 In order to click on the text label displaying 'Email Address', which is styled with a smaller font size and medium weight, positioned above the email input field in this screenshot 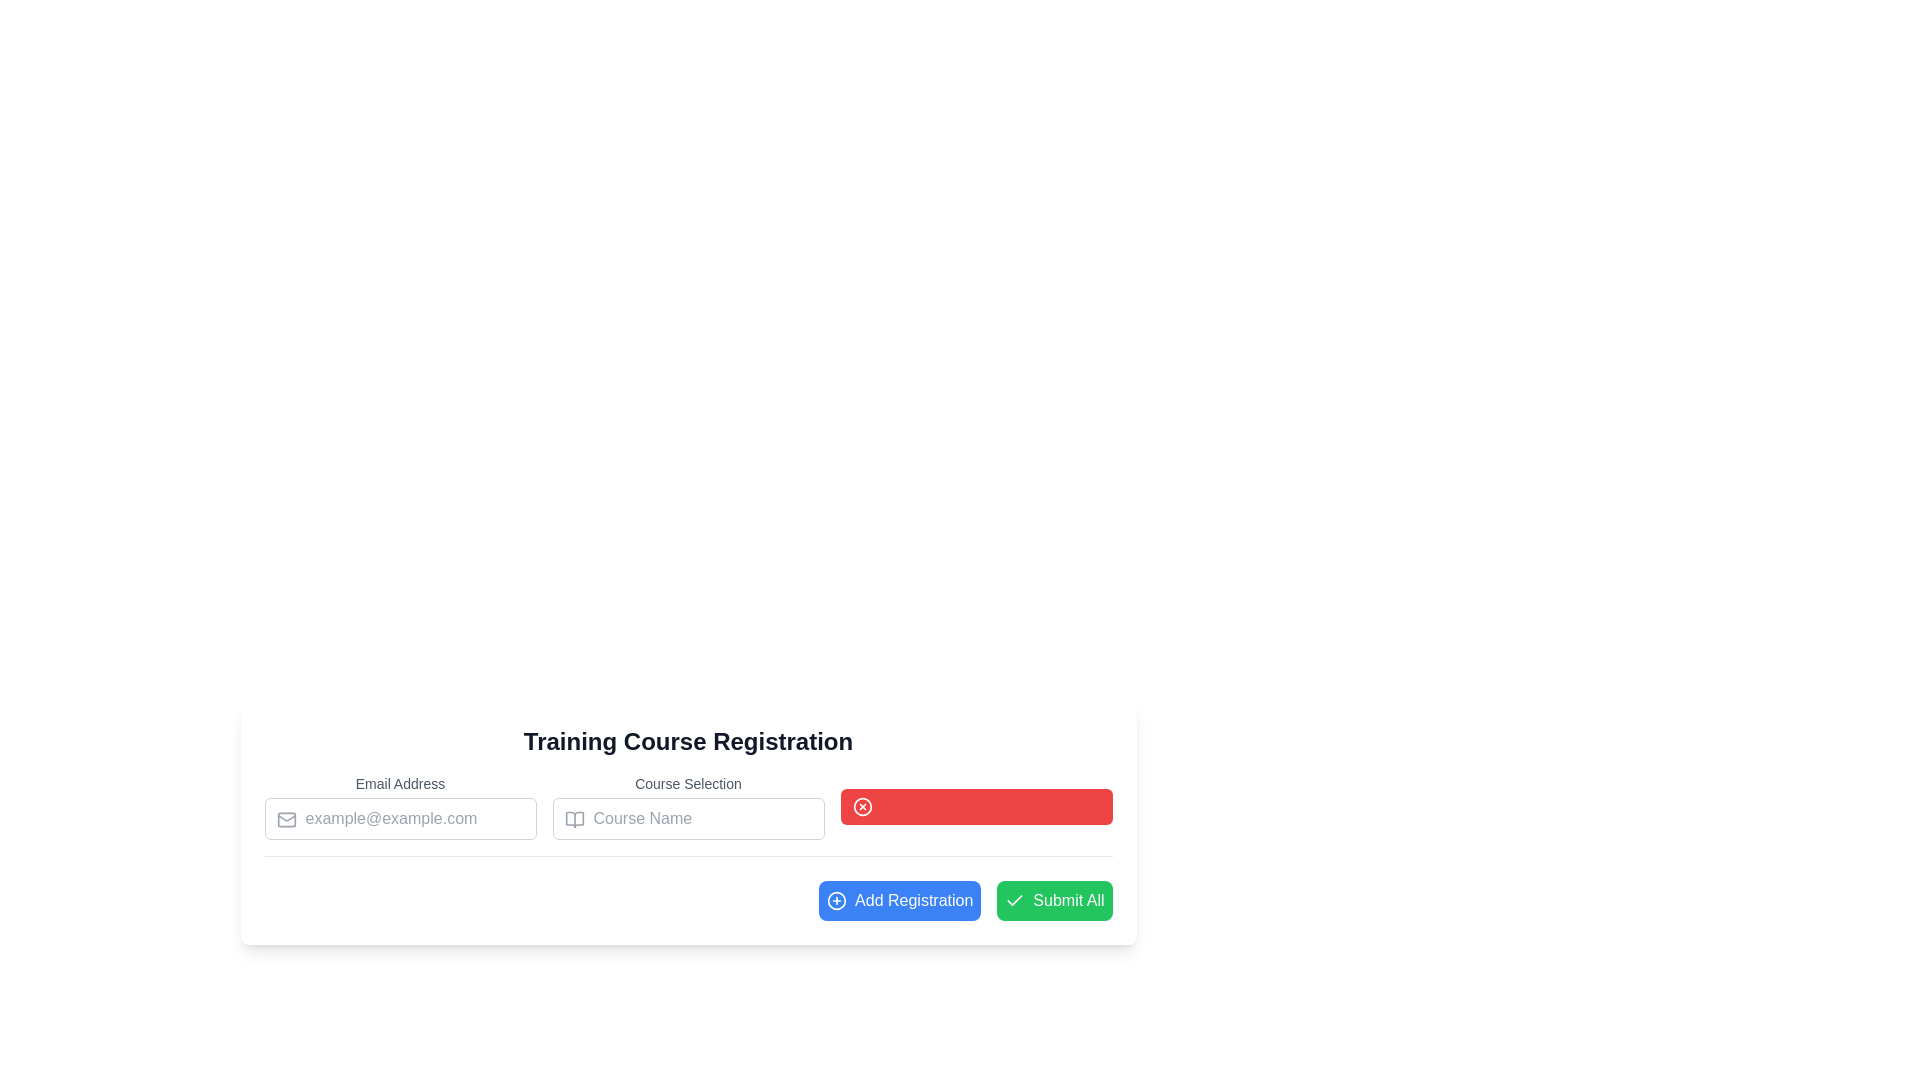, I will do `click(400, 782)`.